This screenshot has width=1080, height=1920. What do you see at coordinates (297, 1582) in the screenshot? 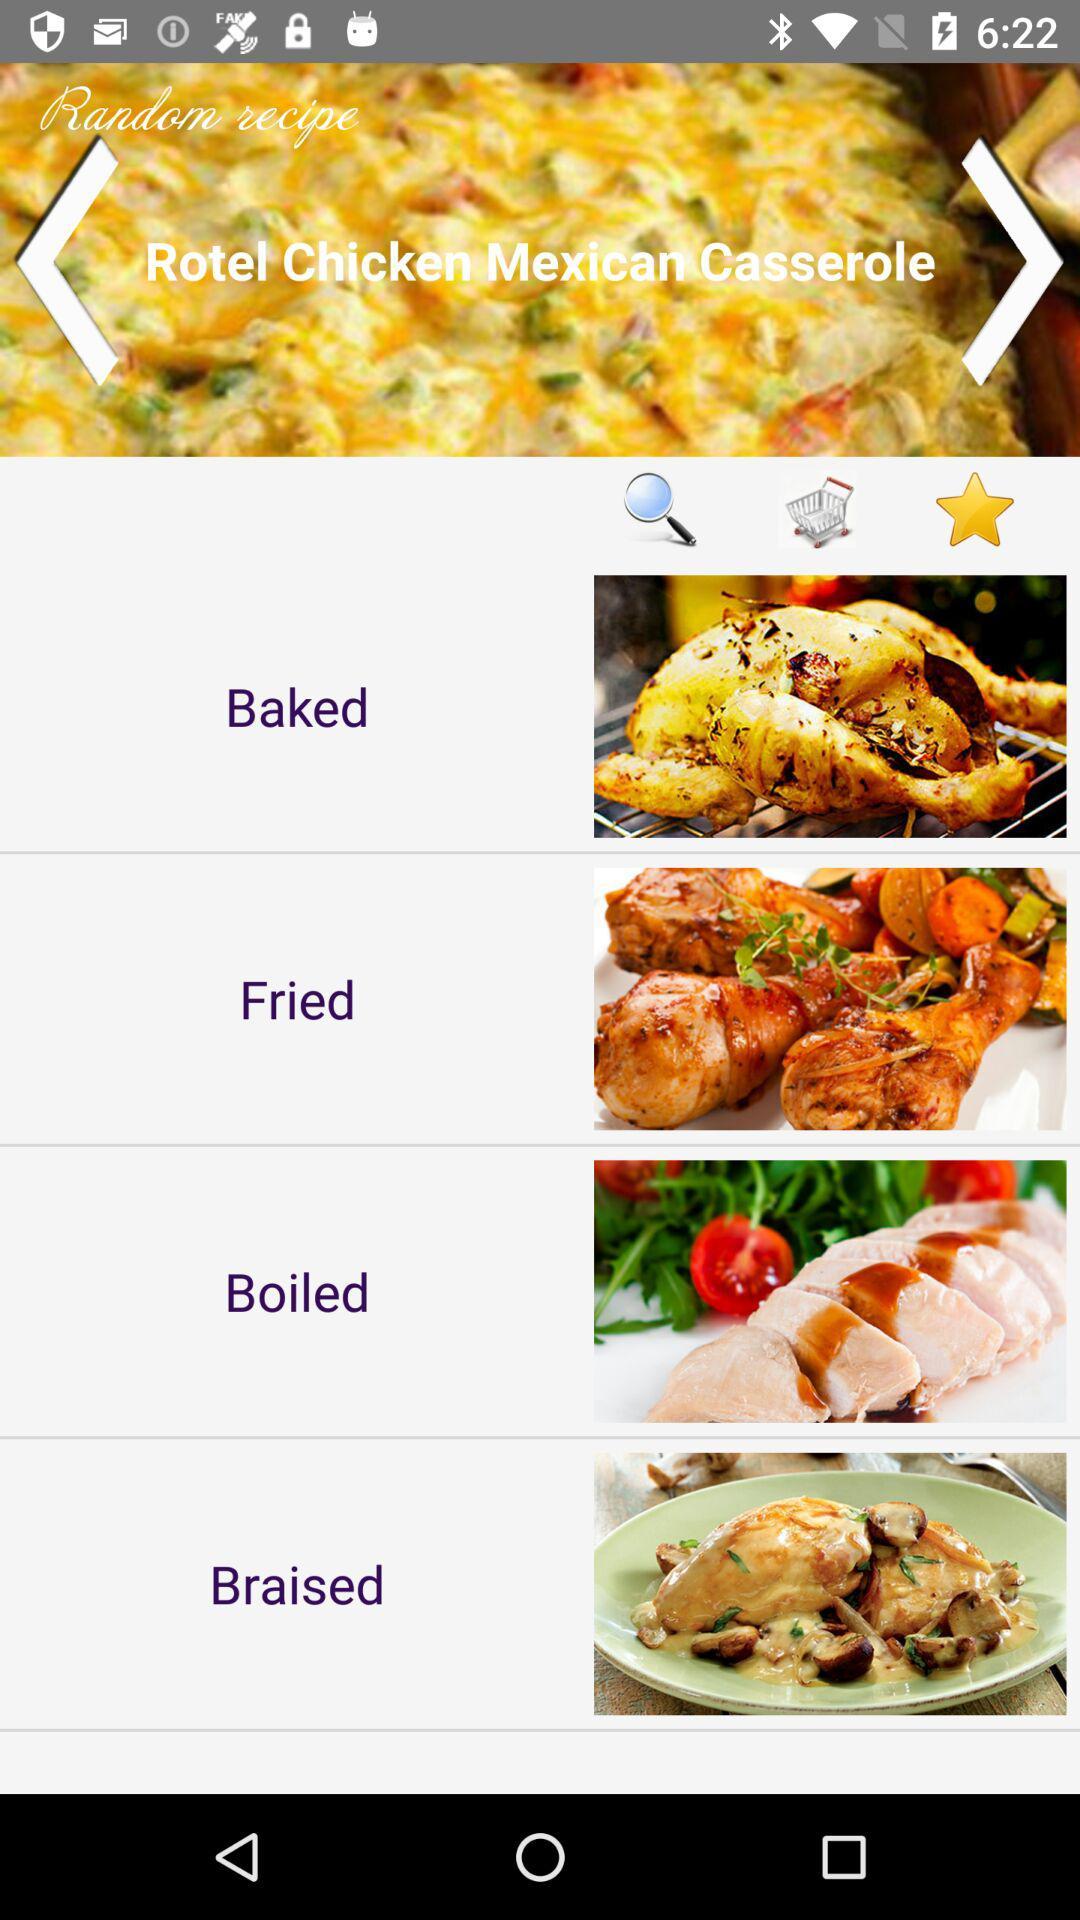
I see `braised` at bounding box center [297, 1582].